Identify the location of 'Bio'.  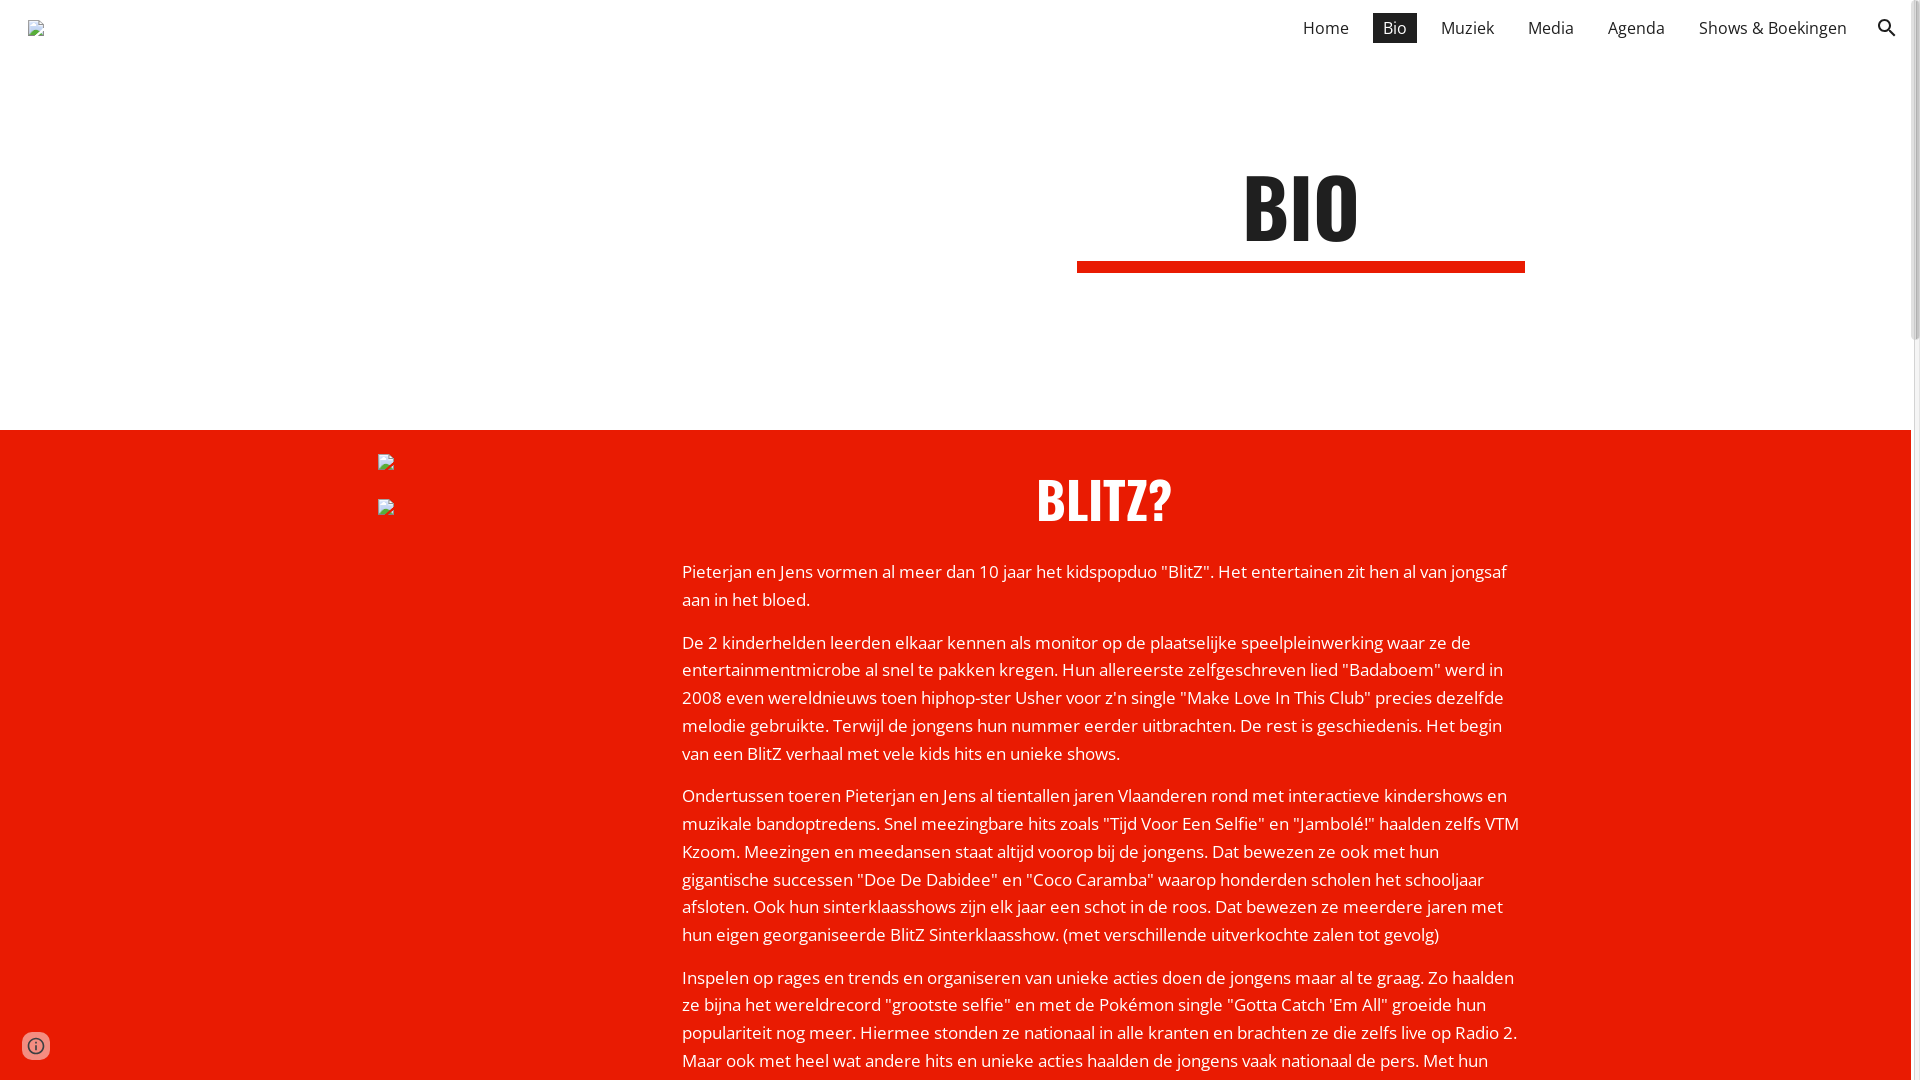
(1371, 27).